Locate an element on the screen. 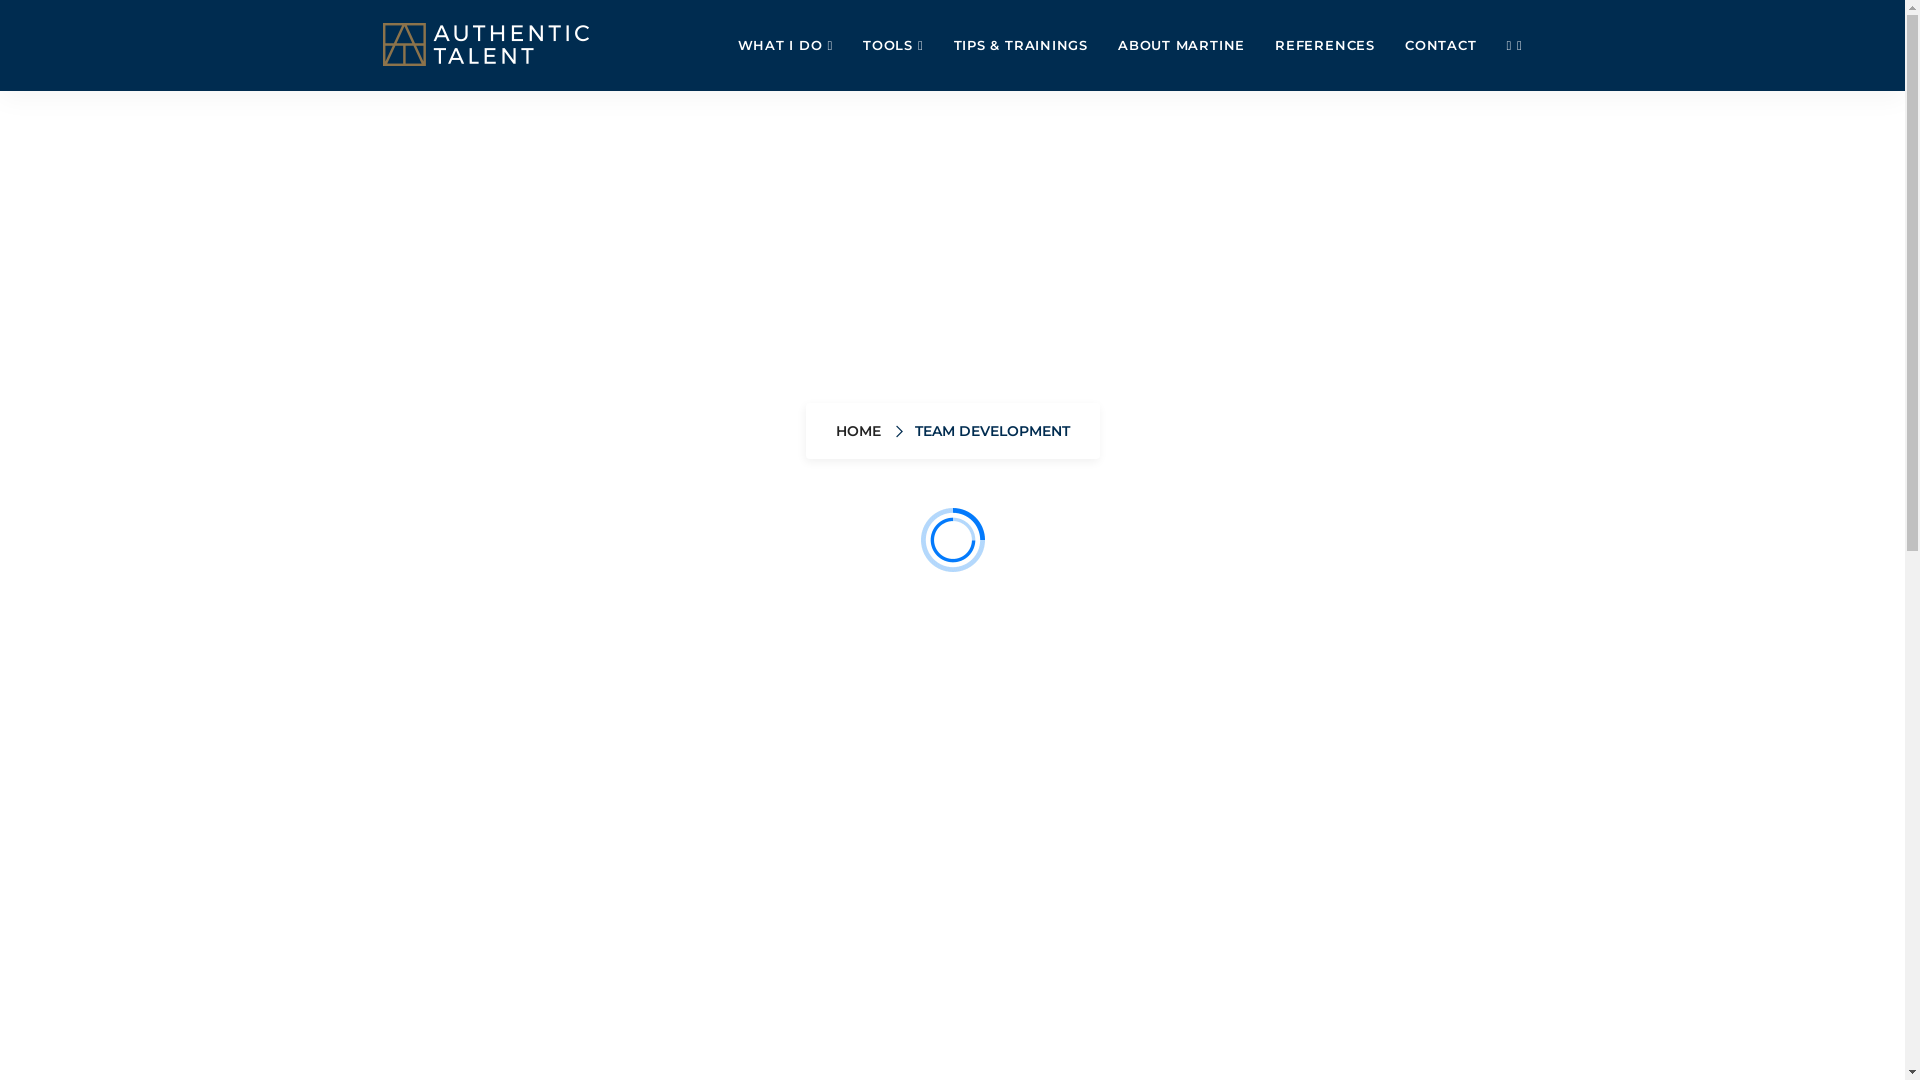  'TOOLS' is located at coordinates (848, 45).